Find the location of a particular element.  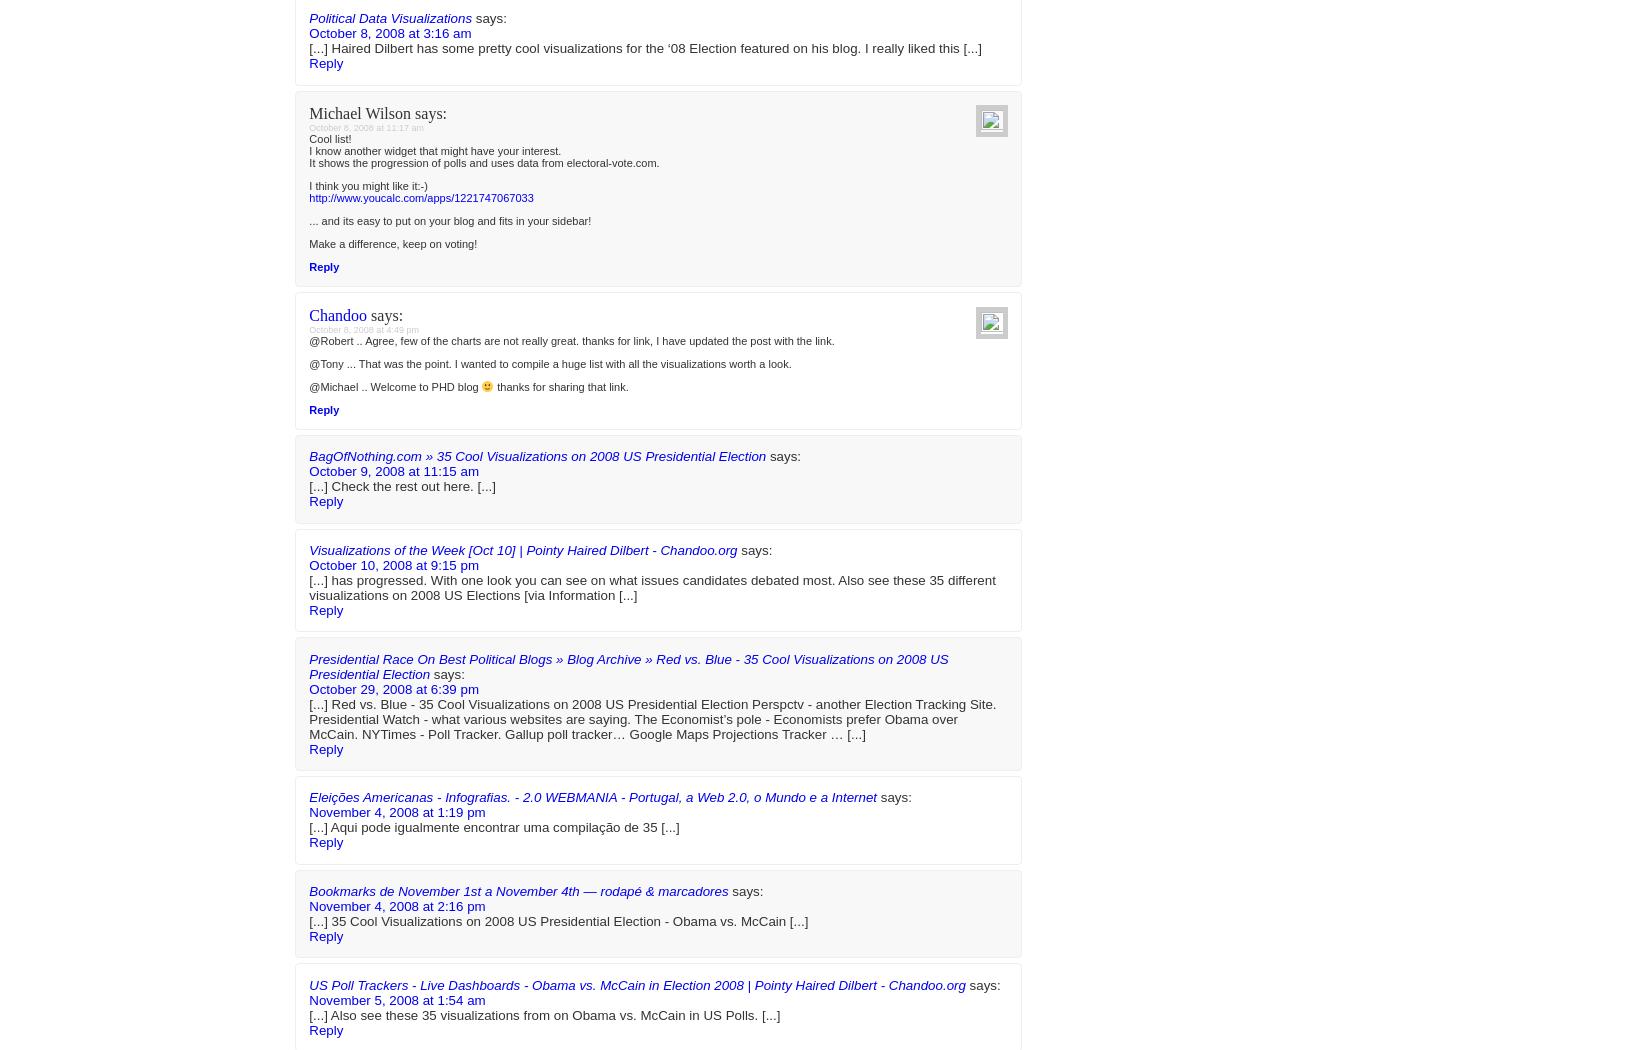

'[...] Haired Dilbert has some pretty cool visualizations for the ‘08 Election featured on his blog. I really liked this [...]' is located at coordinates (309, 733).